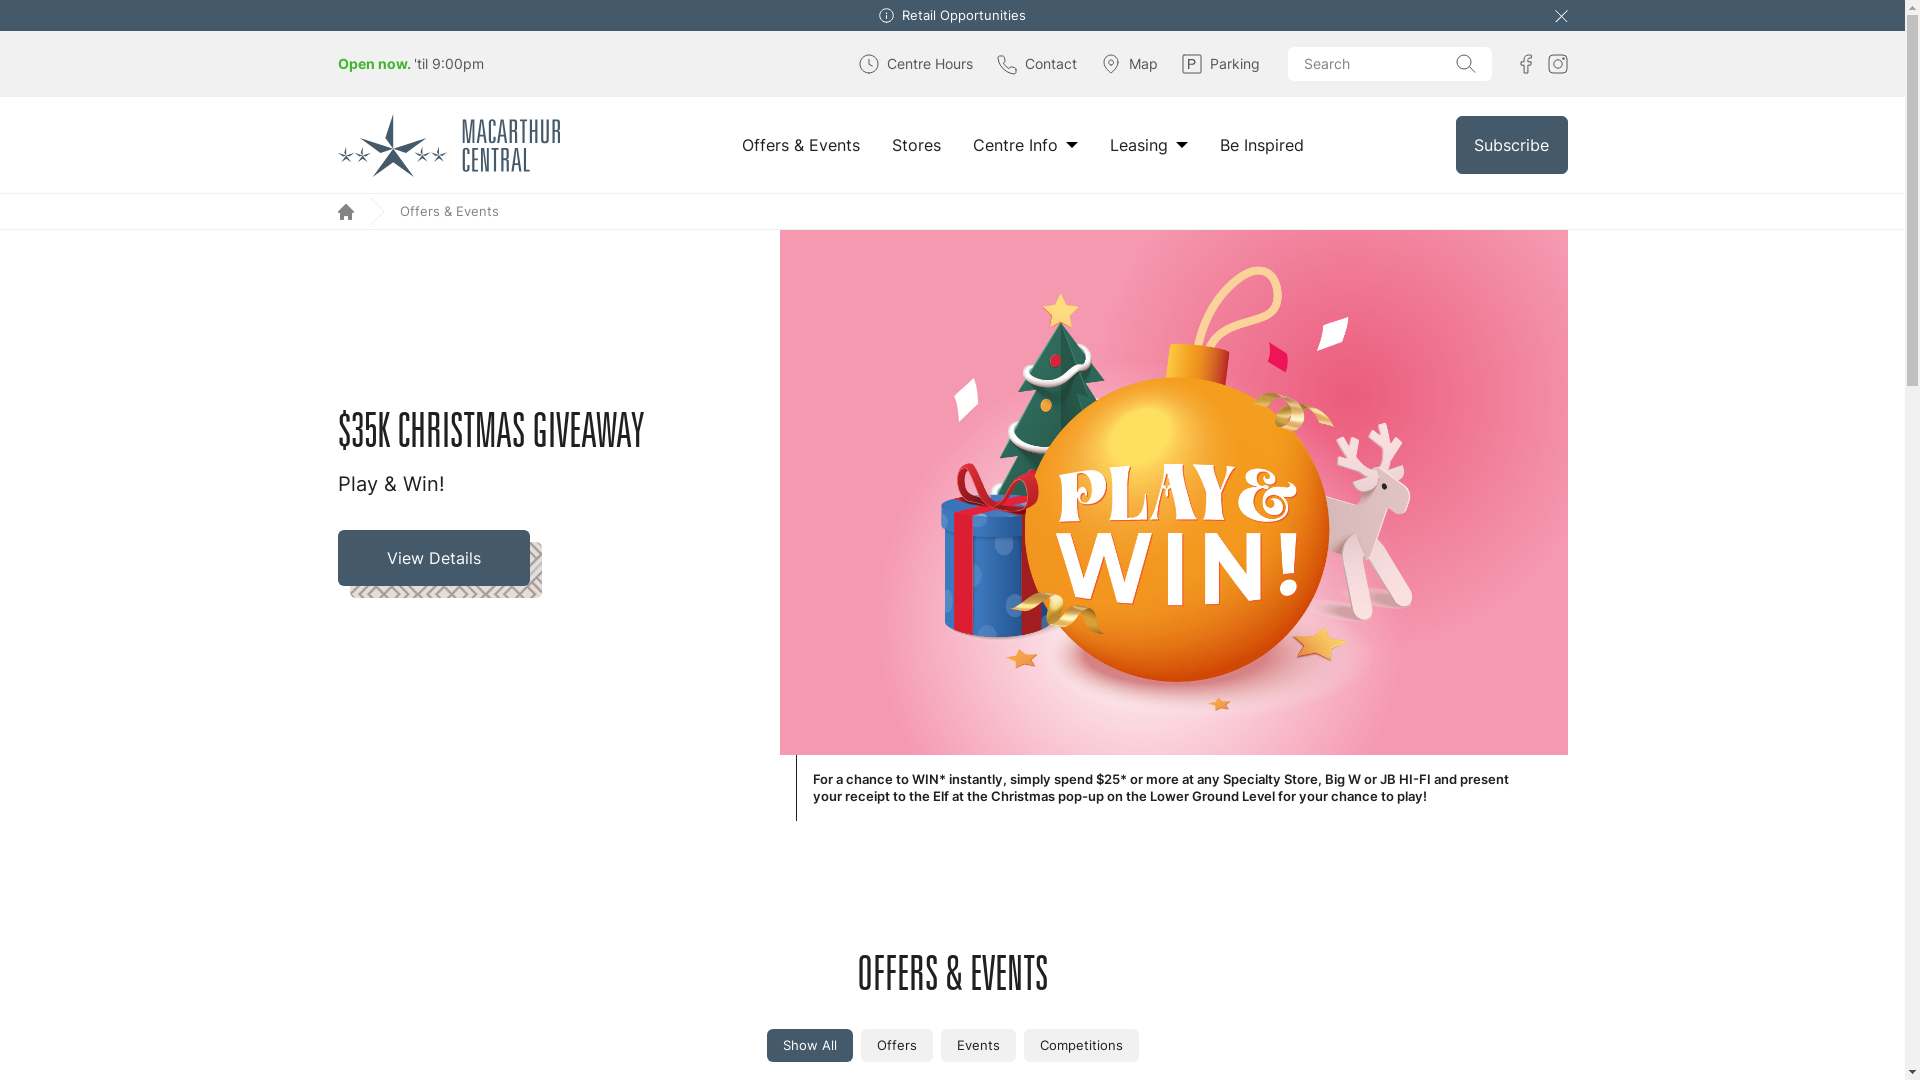 The height and width of the screenshot is (1080, 1920). Describe the element at coordinates (439, 563) in the screenshot. I see `'View Details'` at that location.